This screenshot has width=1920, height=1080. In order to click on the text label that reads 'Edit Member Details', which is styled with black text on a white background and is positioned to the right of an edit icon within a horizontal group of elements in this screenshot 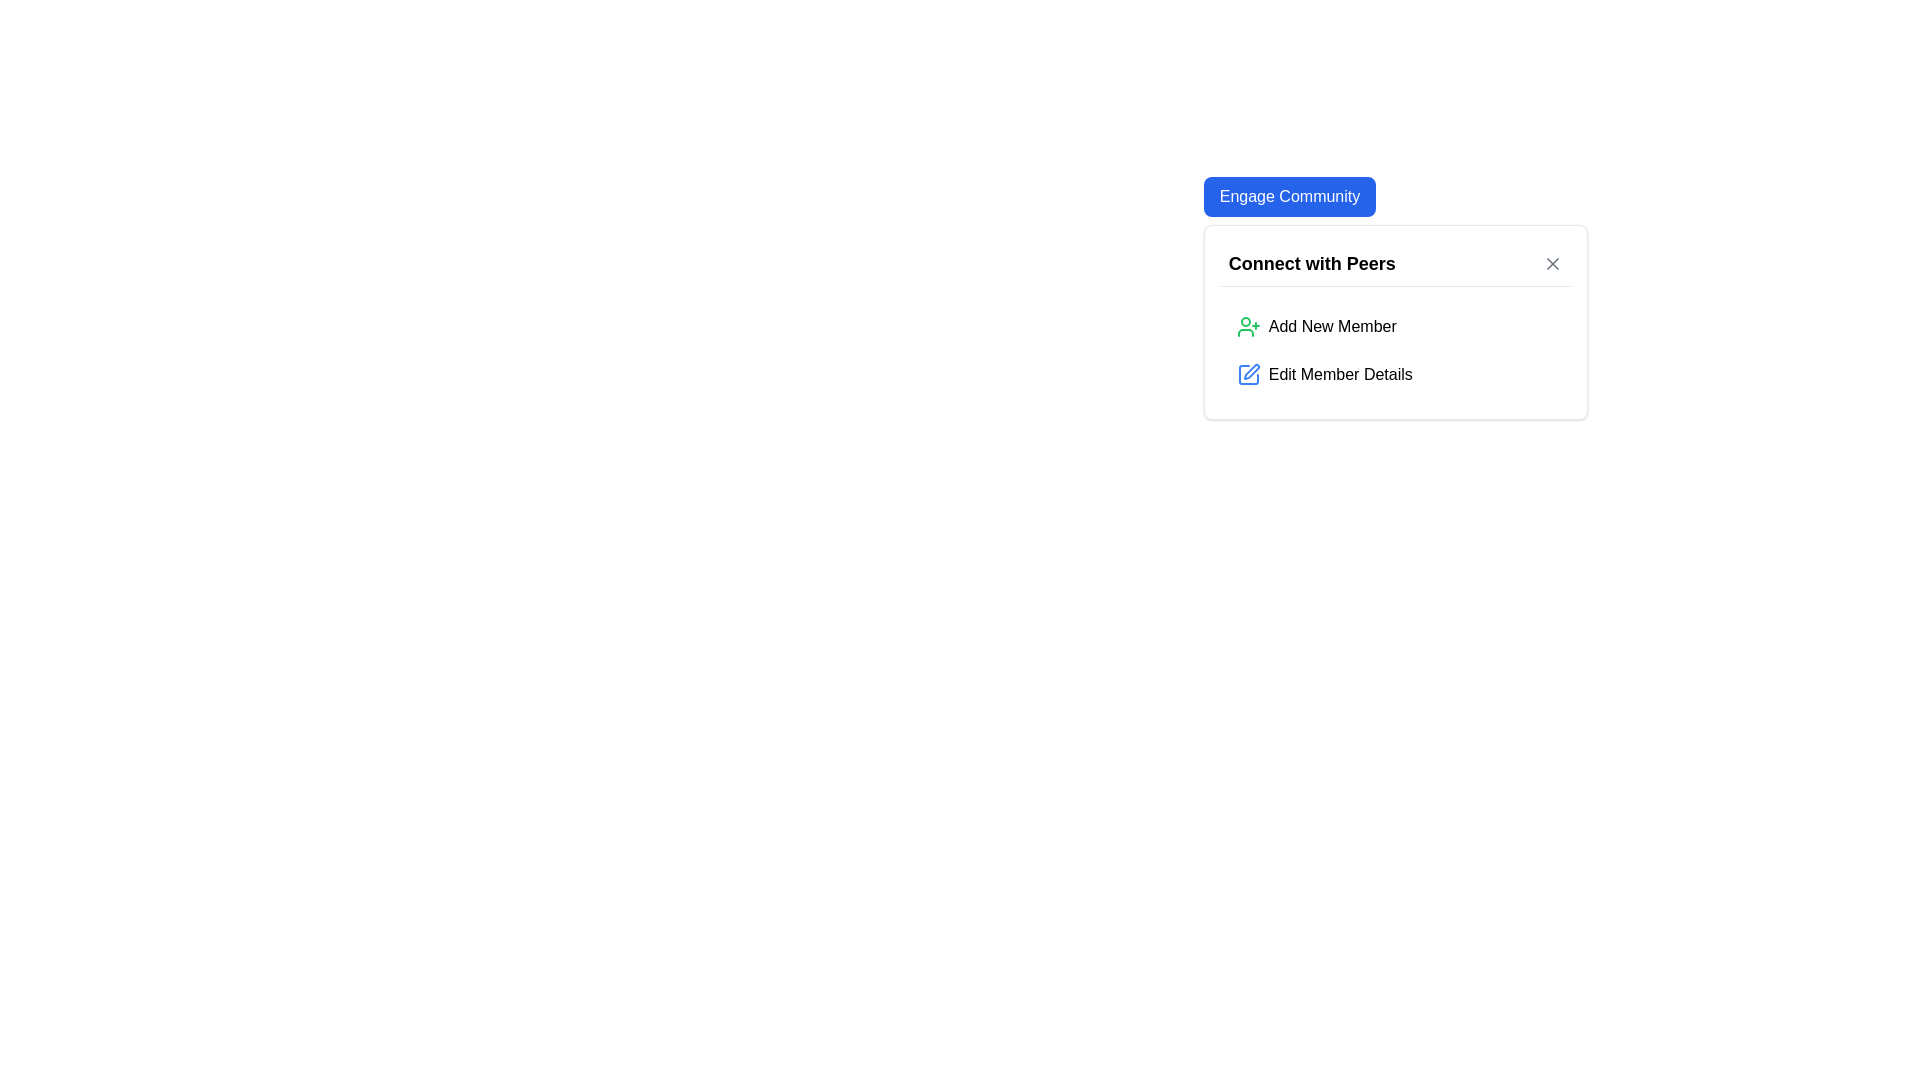, I will do `click(1340, 374)`.